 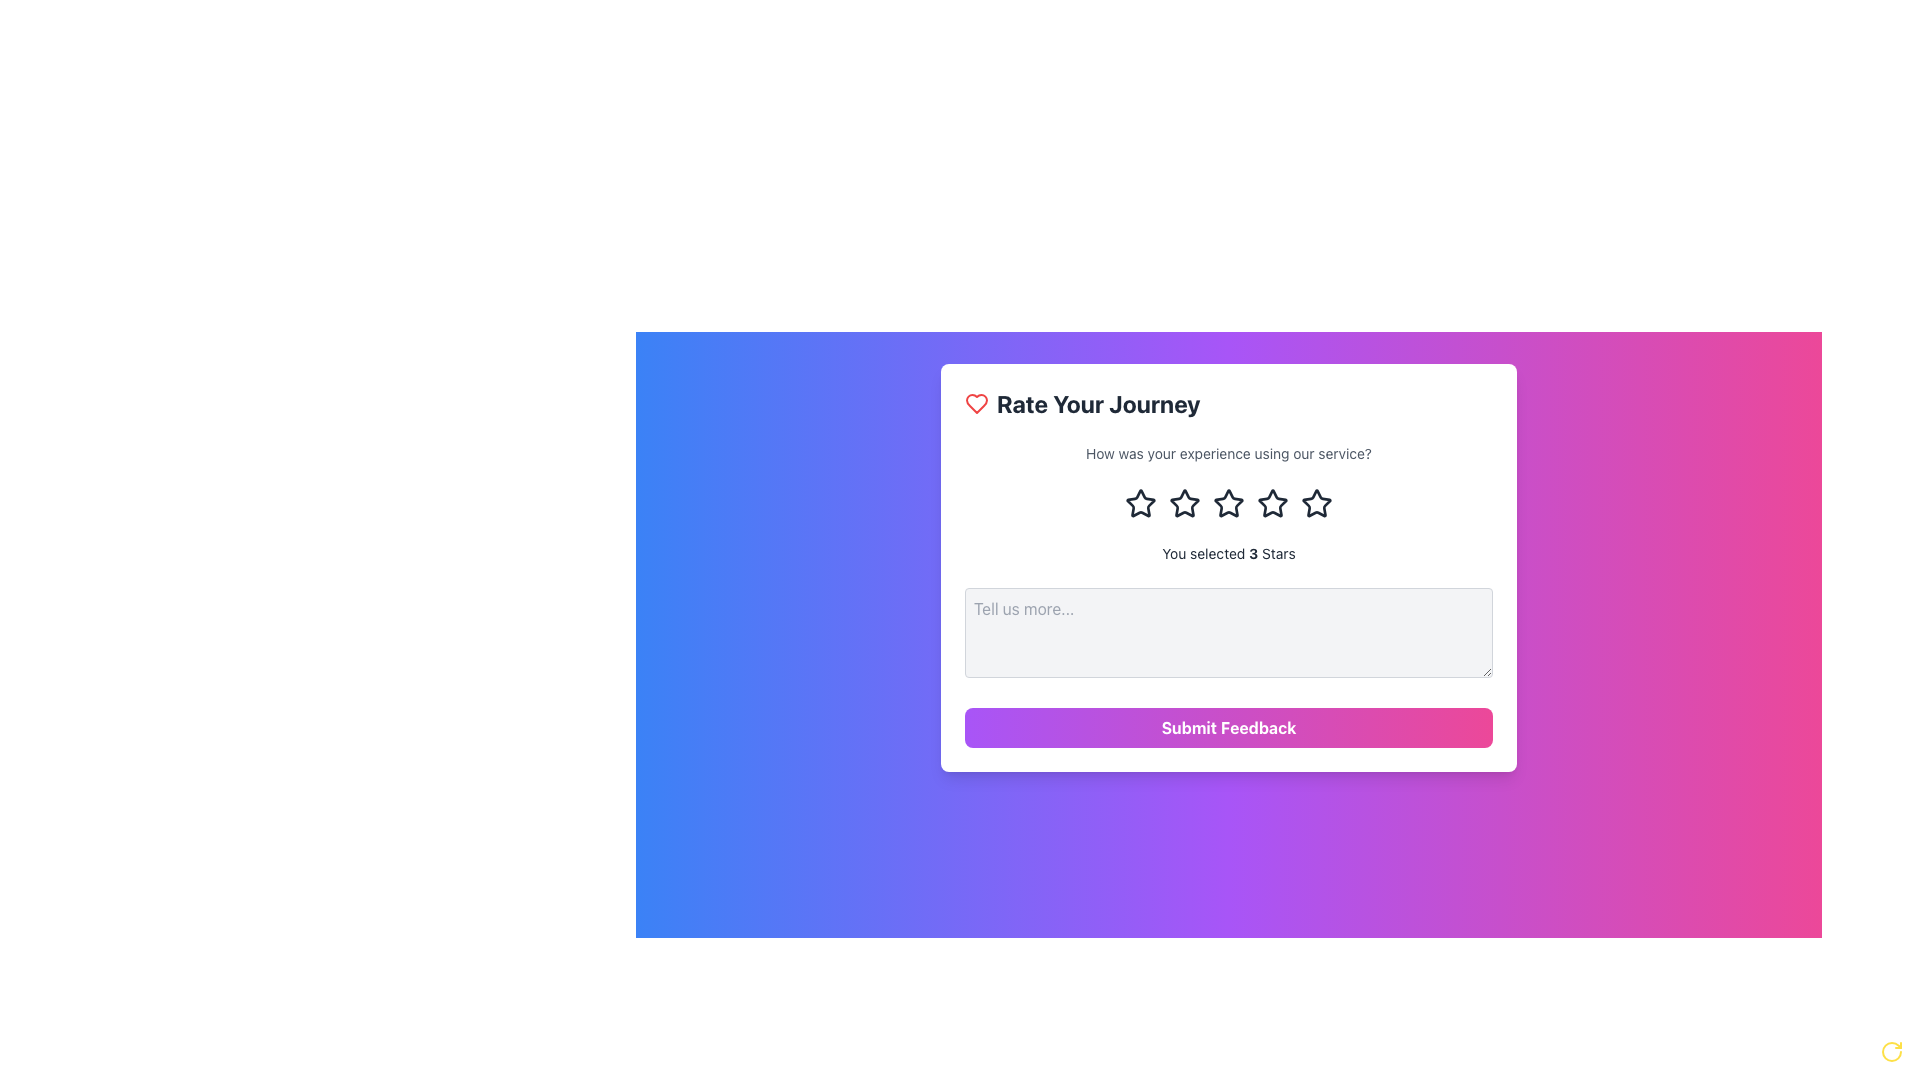 What do you see at coordinates (1184, 501) in the screenshot?
I see `the third star in the rating section beneath 'Rate Your Journey'` at bounding box center [1184, 501].